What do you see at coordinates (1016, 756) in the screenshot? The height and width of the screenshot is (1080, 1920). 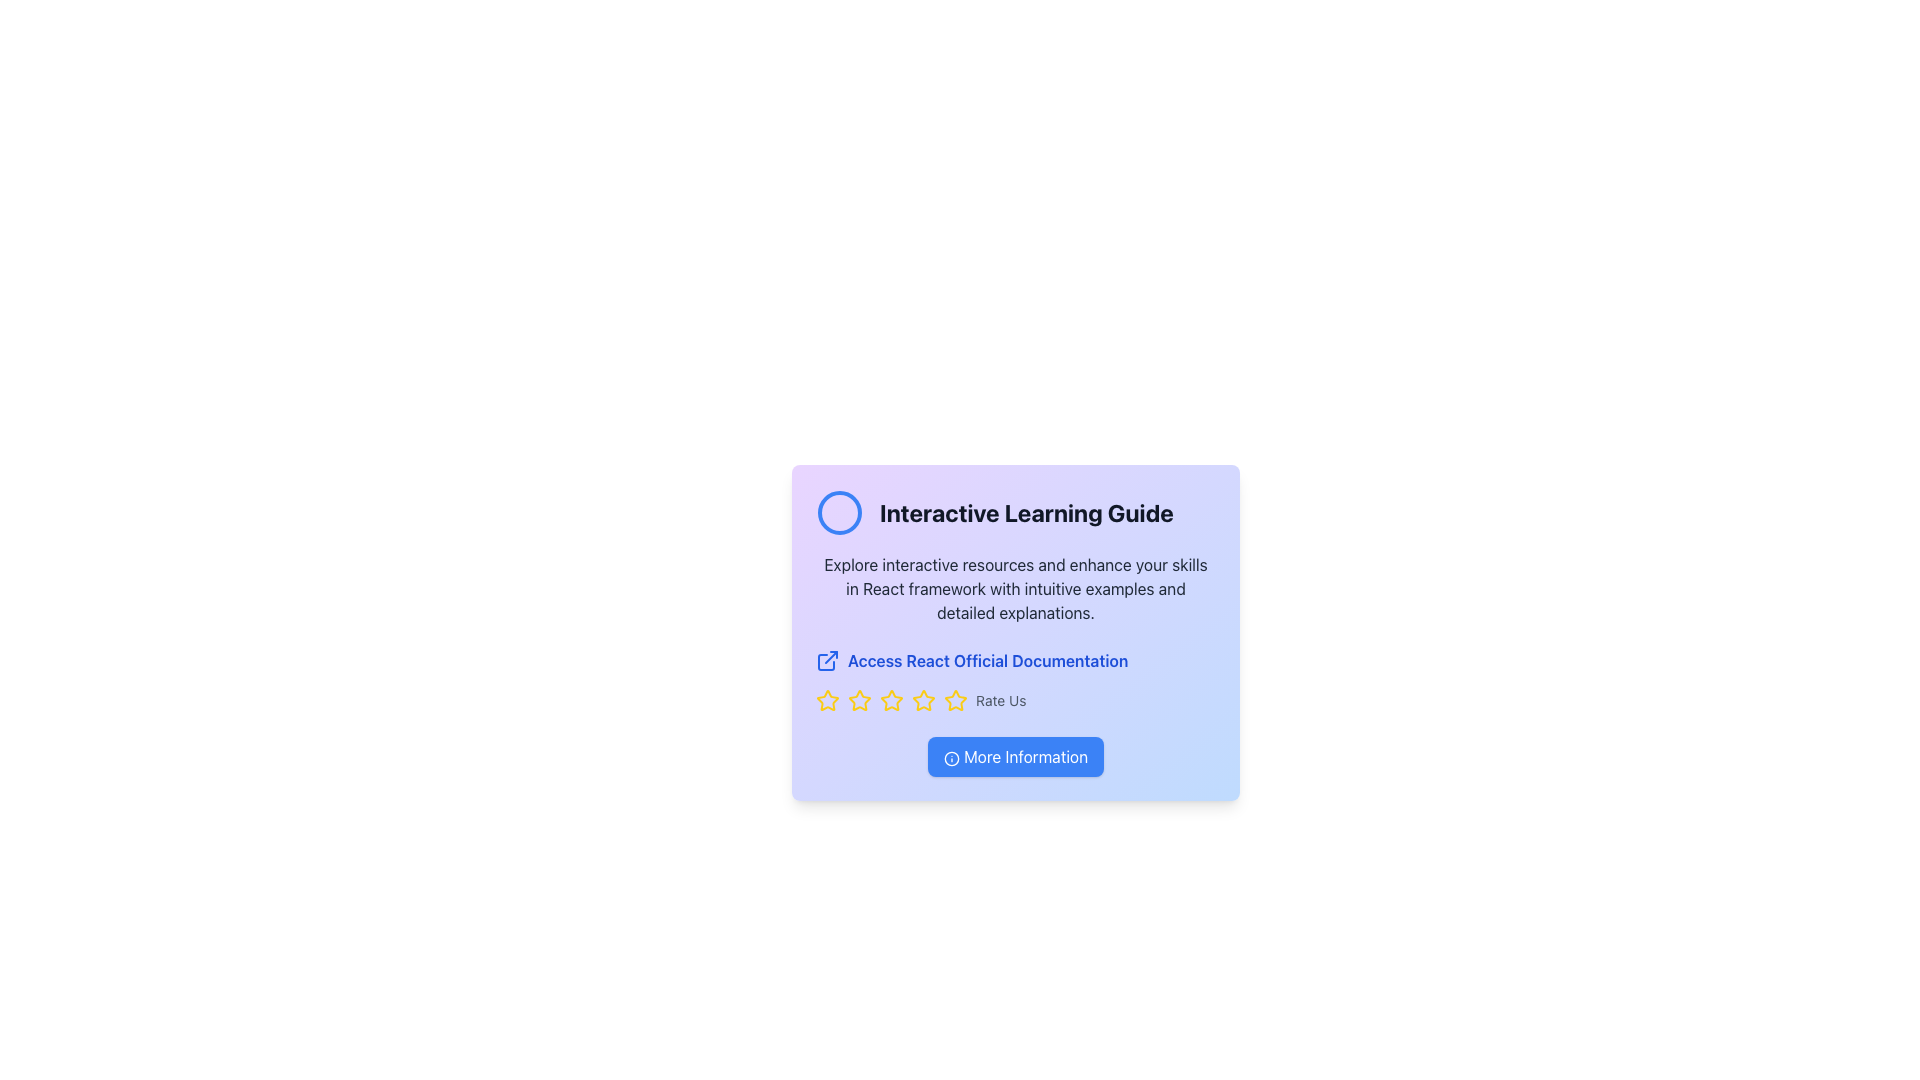 I see `the button located at the bottom of the 'Interactive Learning Guide' card` at bounding box center [1016, 756].